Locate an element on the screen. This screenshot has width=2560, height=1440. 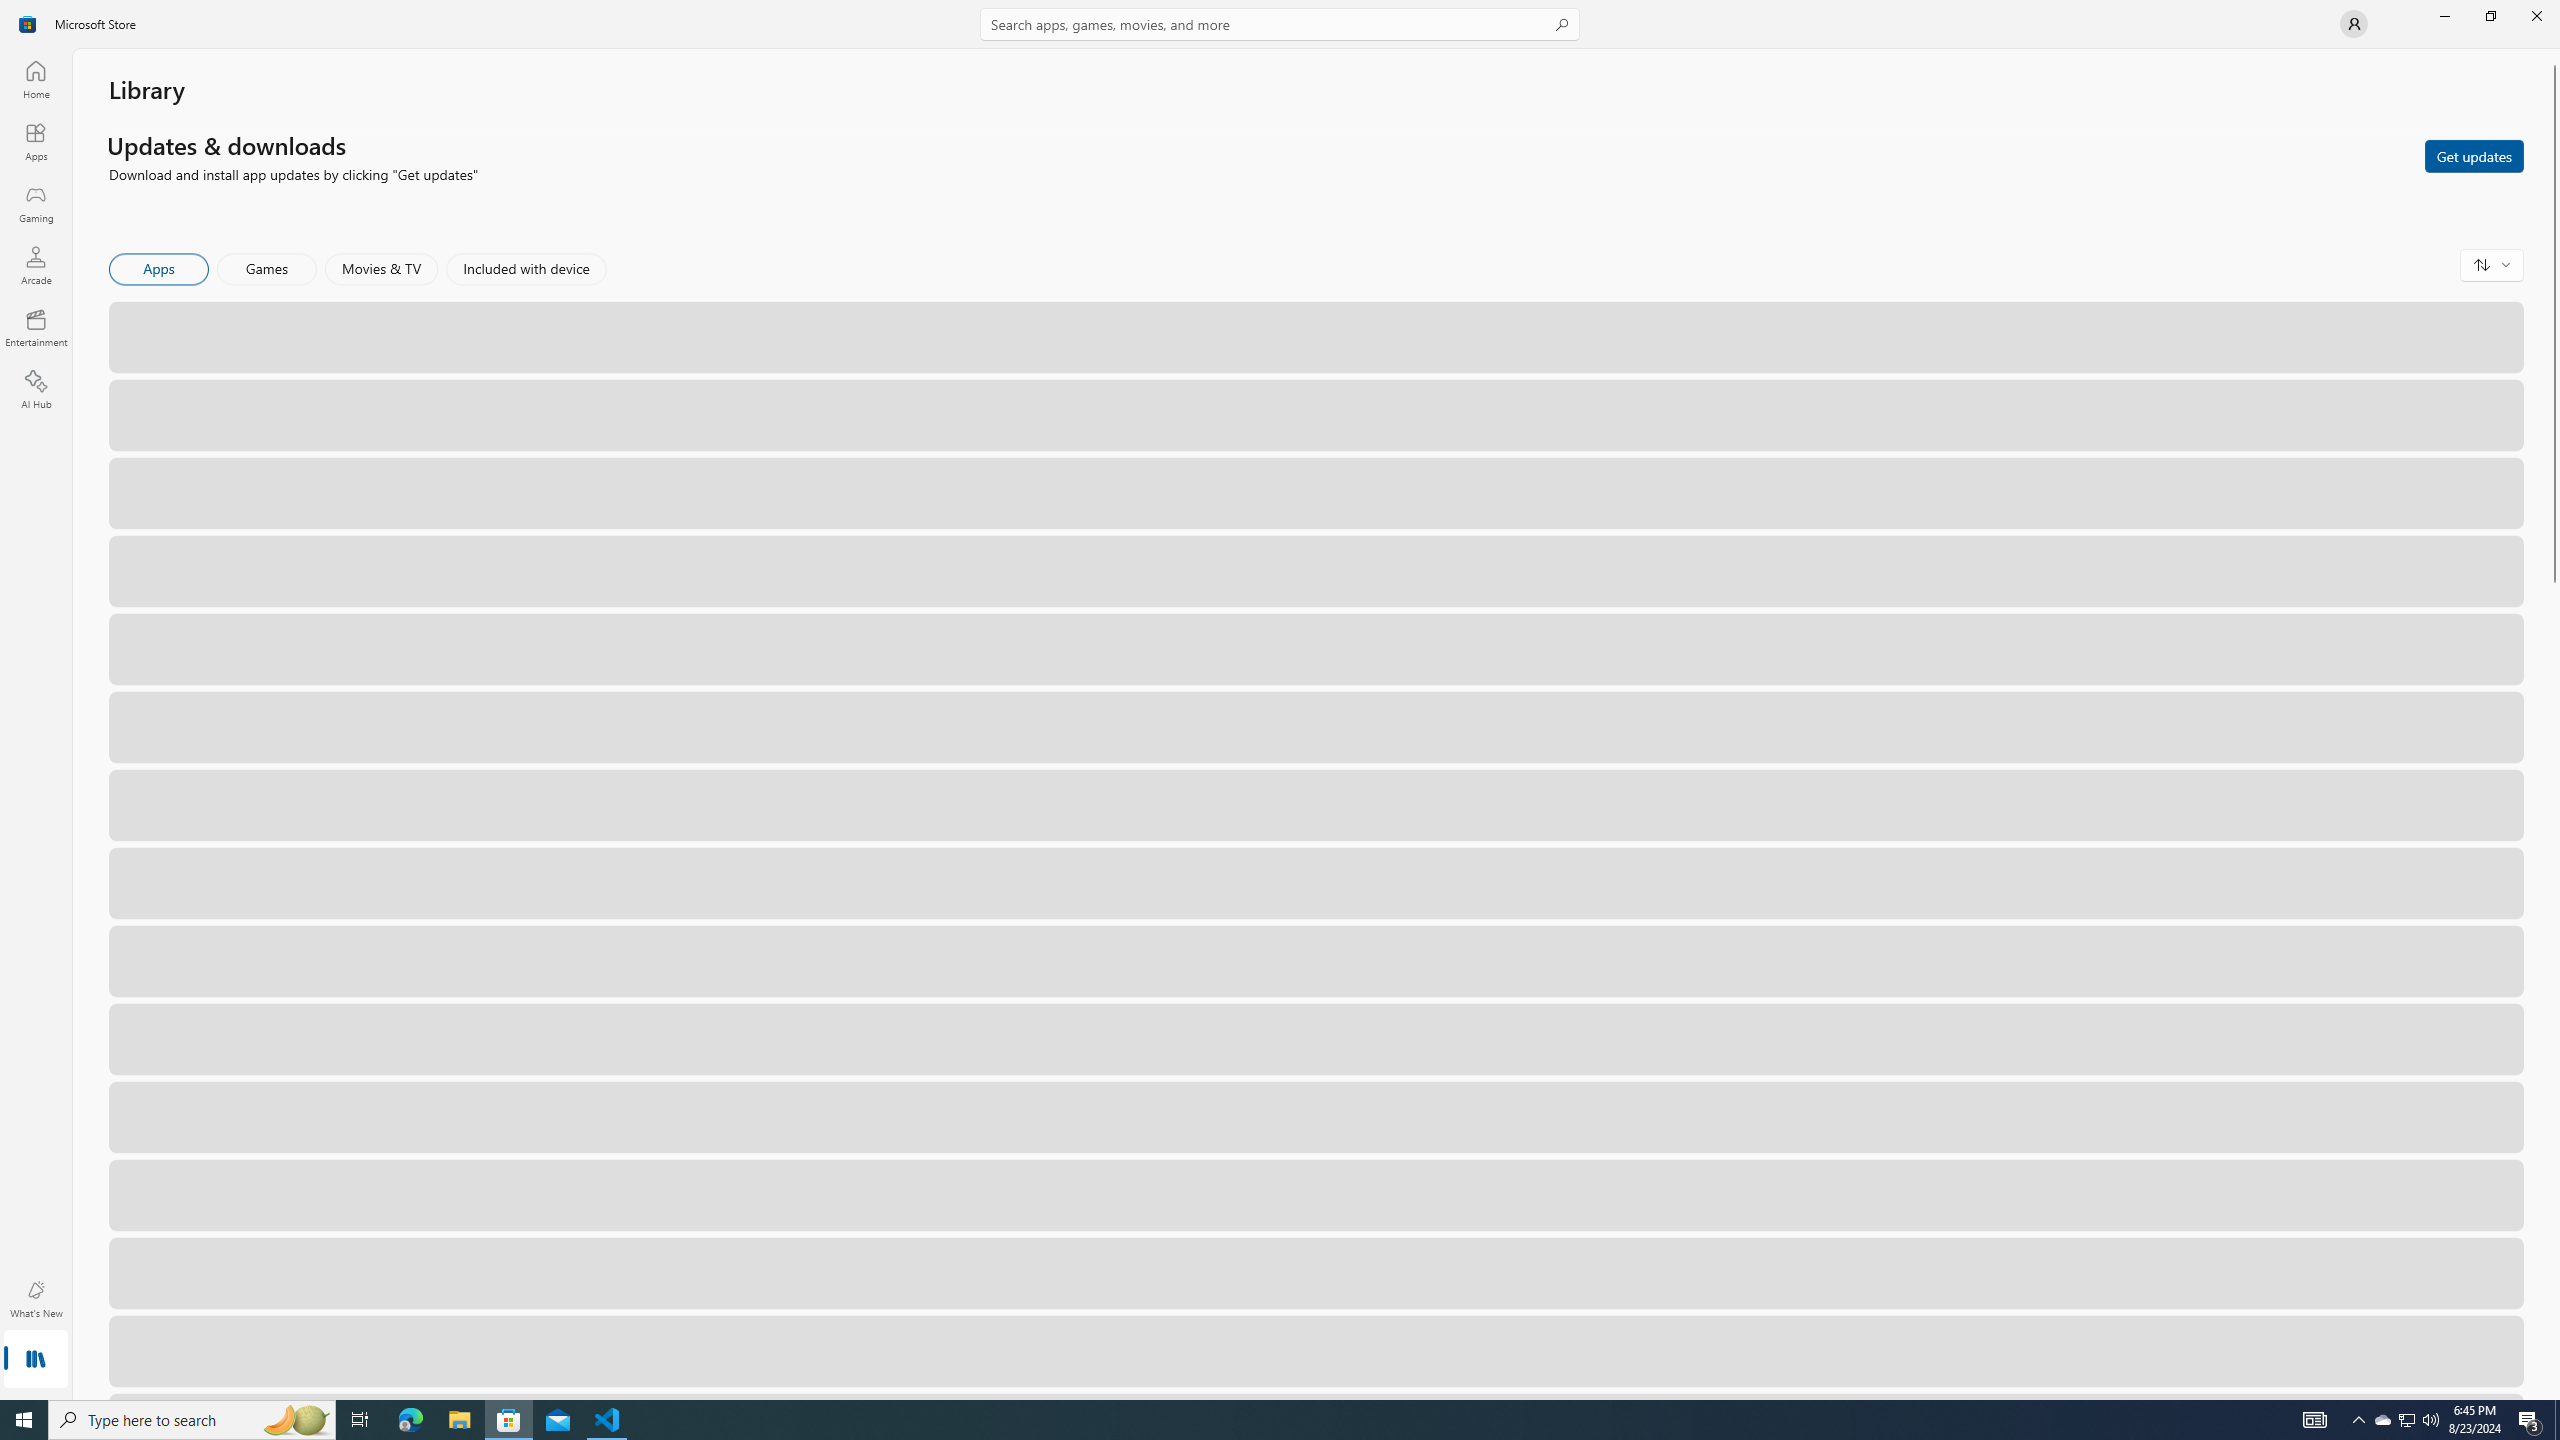
'Get updates' is located at coordinates (2474, 154).